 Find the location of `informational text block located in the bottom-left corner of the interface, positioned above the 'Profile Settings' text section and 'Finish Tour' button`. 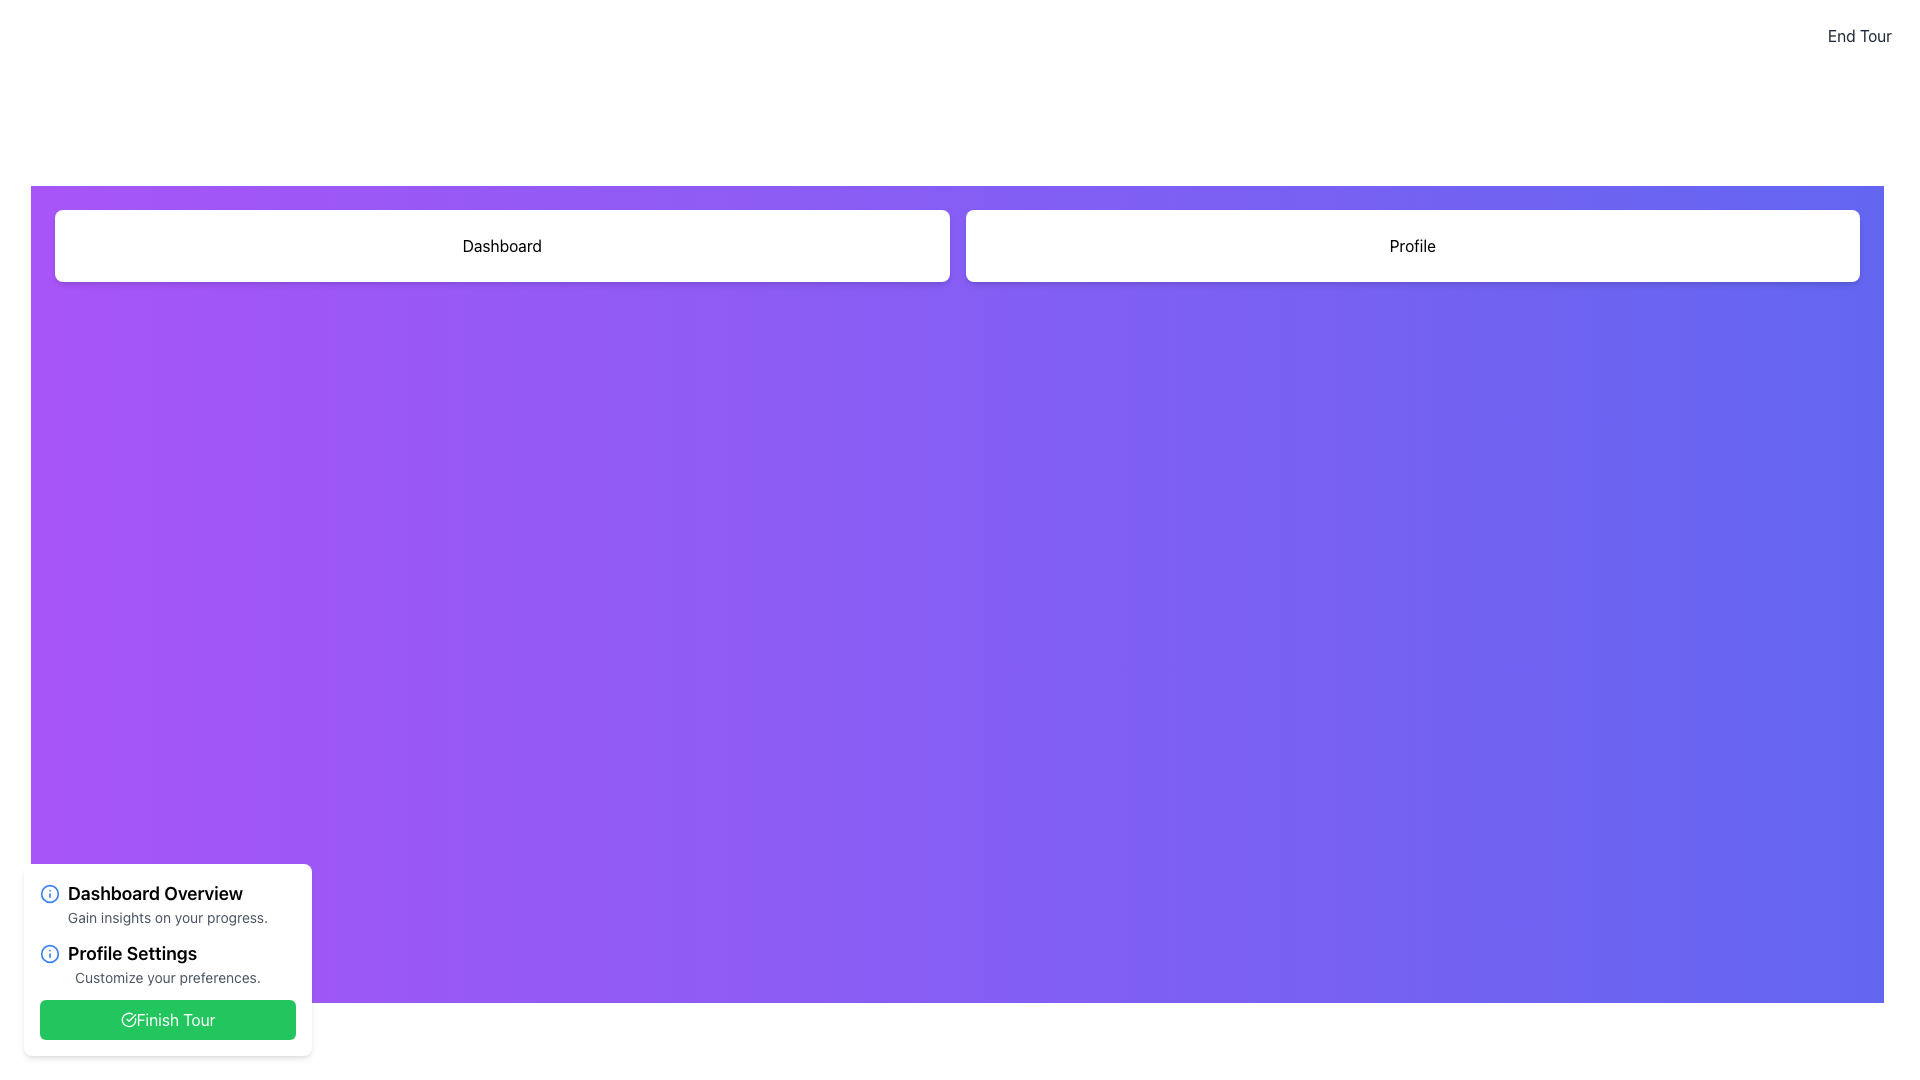

informational text block located in the bottom-left corner of the interface, positioned above the 'Profile Settings' text section and 'Finish Tour' button is located at coordinates (168, 903).